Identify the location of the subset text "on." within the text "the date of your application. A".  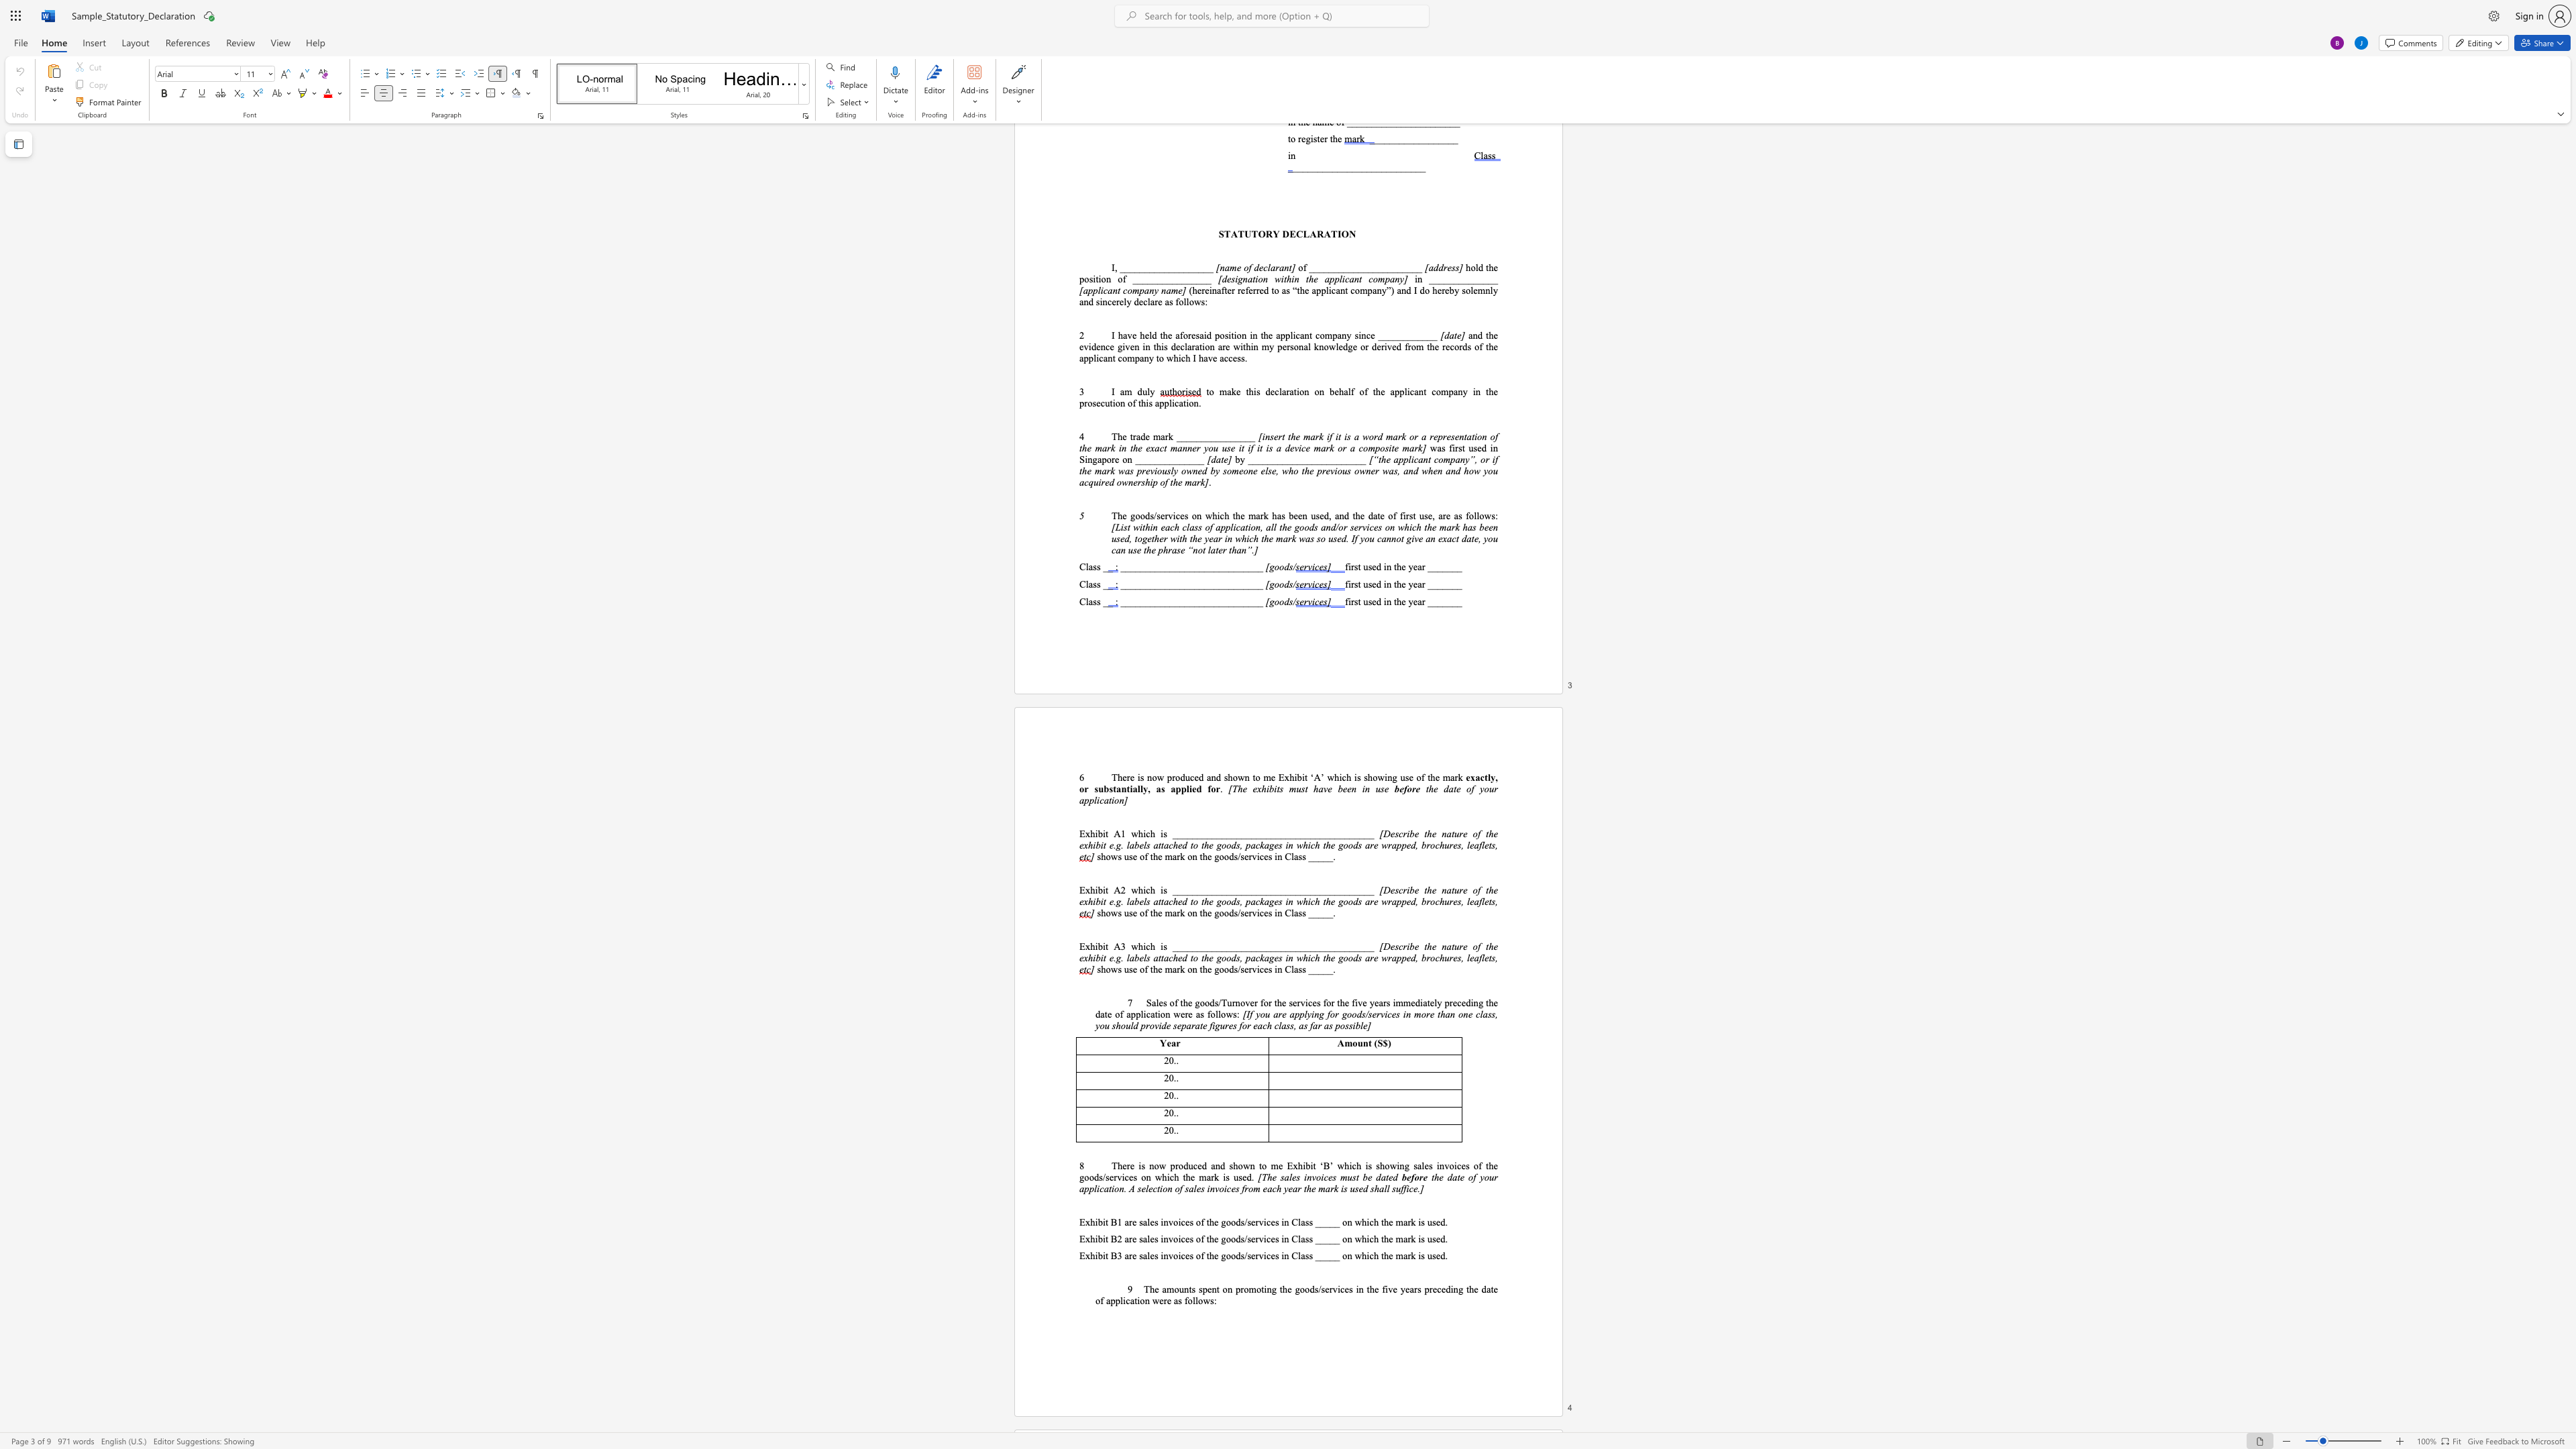
(1114, 1187).